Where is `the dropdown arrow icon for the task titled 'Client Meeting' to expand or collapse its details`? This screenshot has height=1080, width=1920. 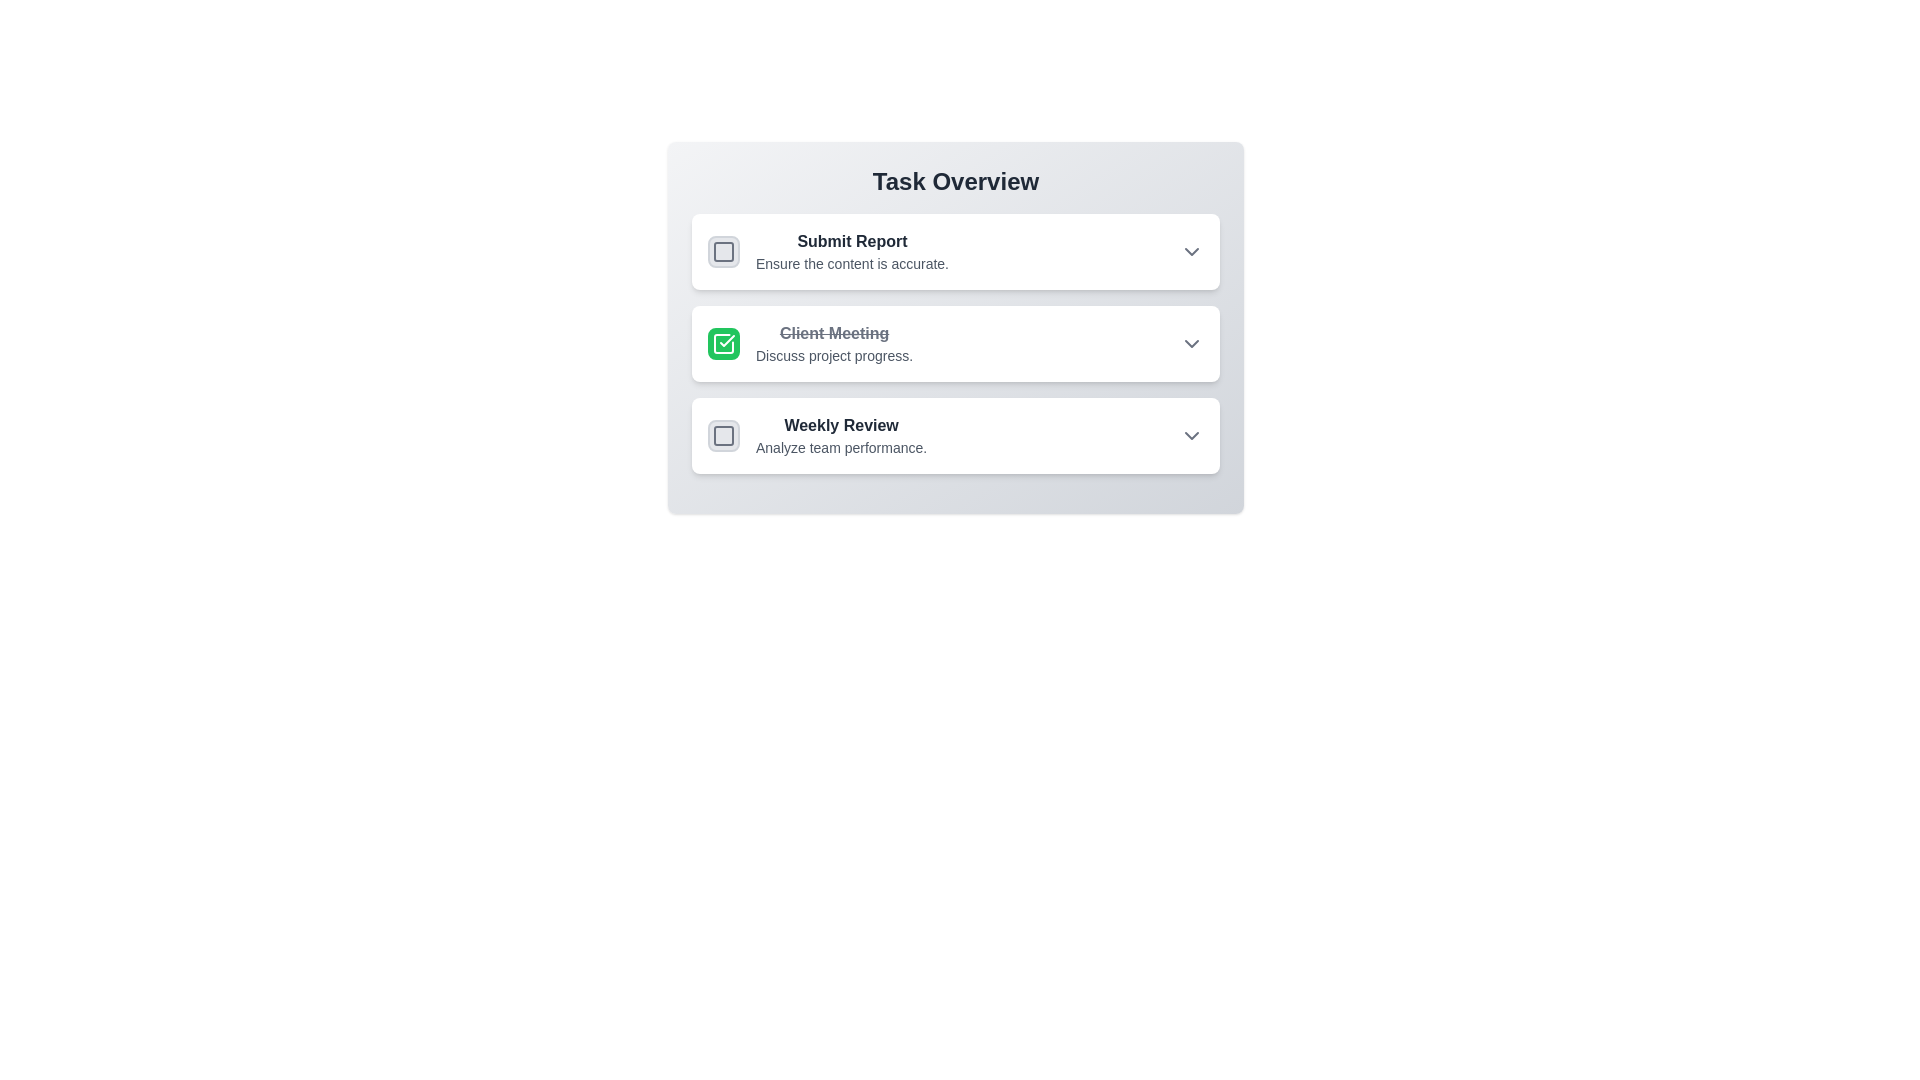
the dropdown arrow icon for the task titled 'Client Meeting' to expand or collapse its details is located at coordinates (1191, 342).